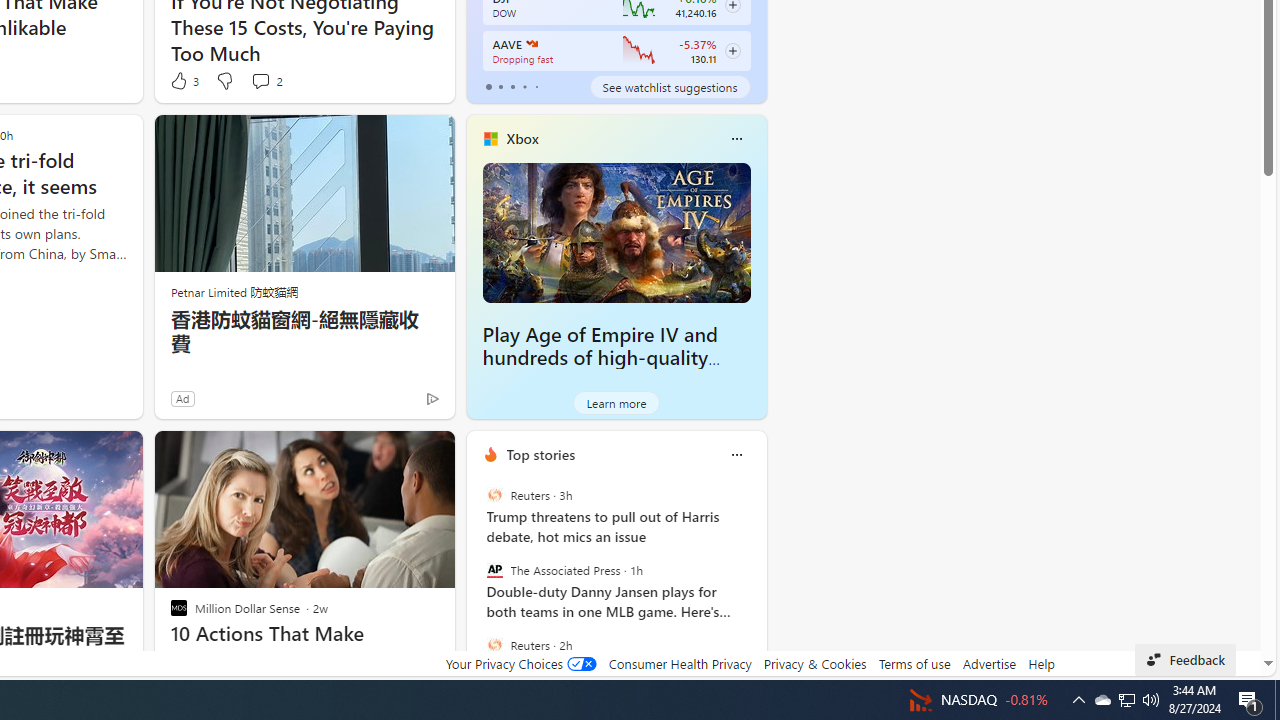 Image resolution: width=1280 pixels, height=720 pixels. What do you see at coordinates (670, 86) in the screenshot?
I see `'See watchlist suggestions'` at bounding box center [670, 86].